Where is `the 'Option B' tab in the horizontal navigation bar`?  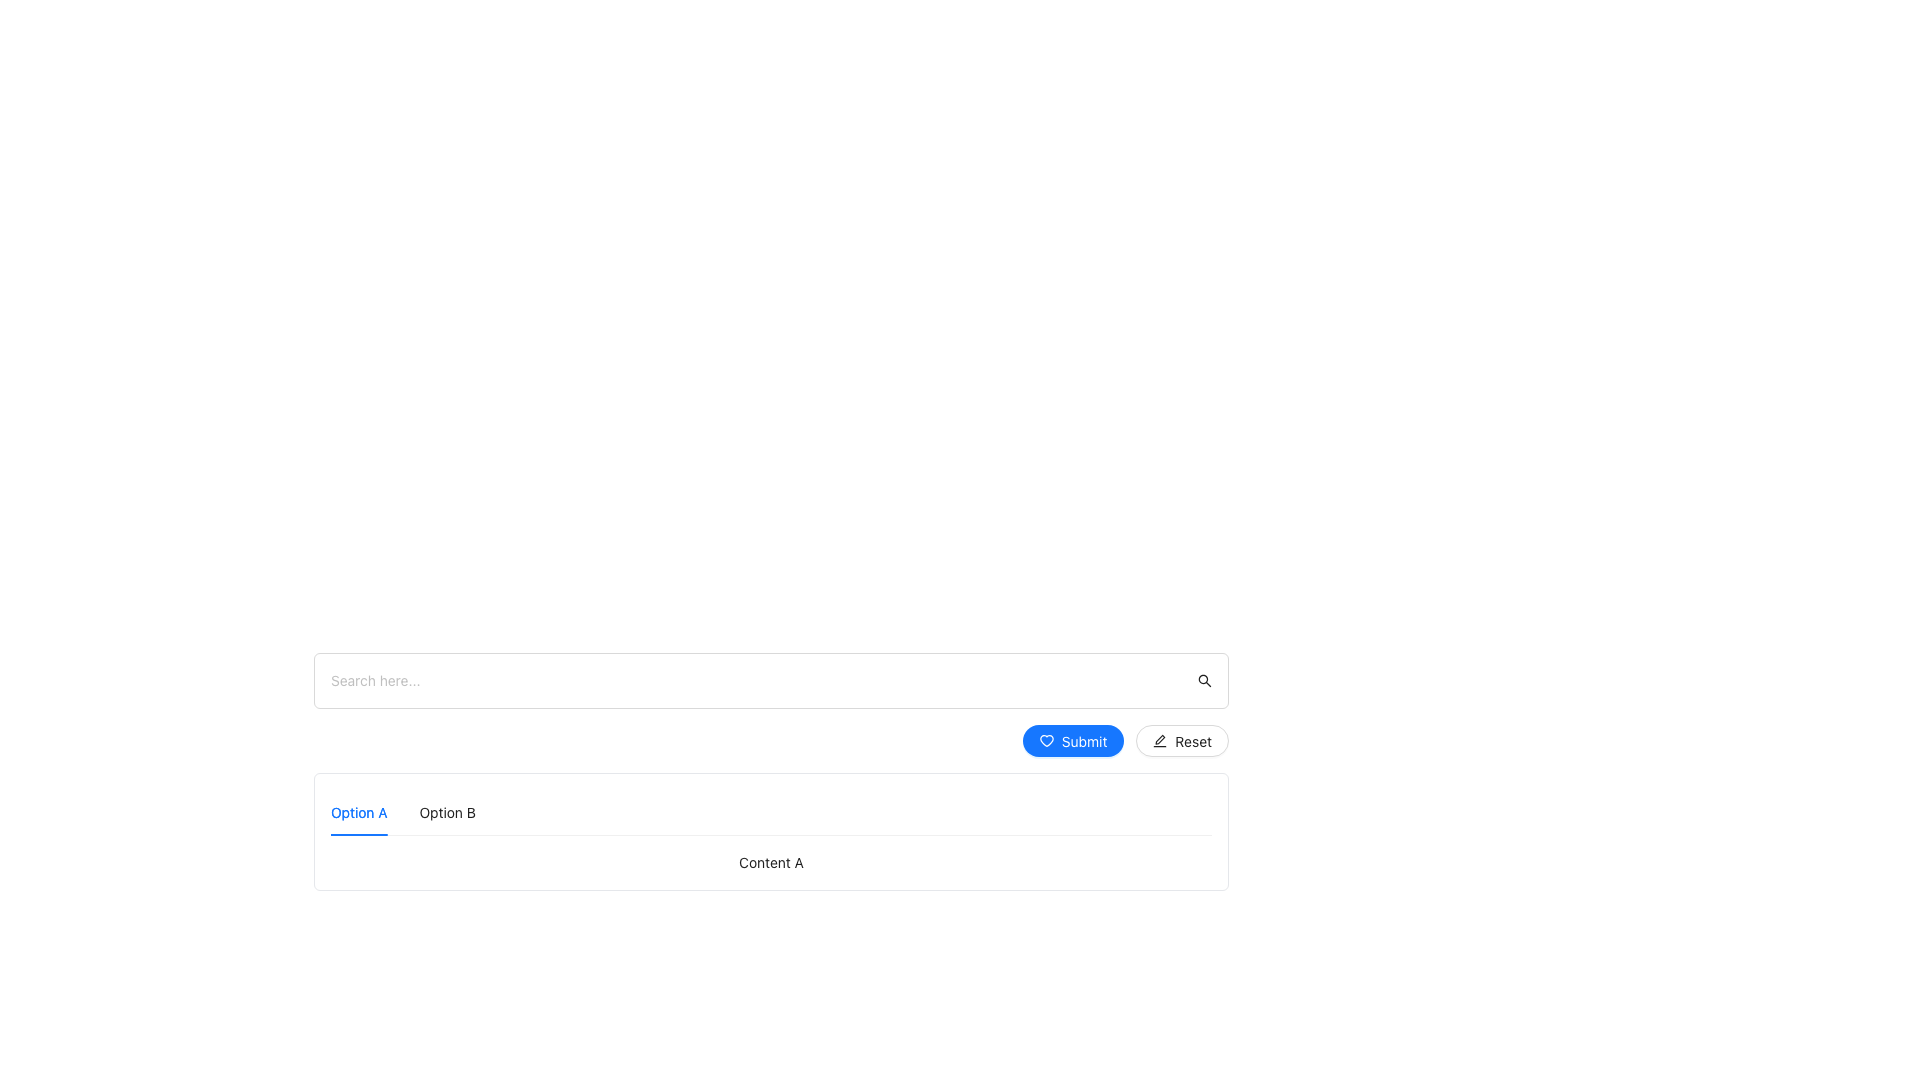
the 'Option B' tab in the horizontal navigation bar is located at coordinates (446, 813).